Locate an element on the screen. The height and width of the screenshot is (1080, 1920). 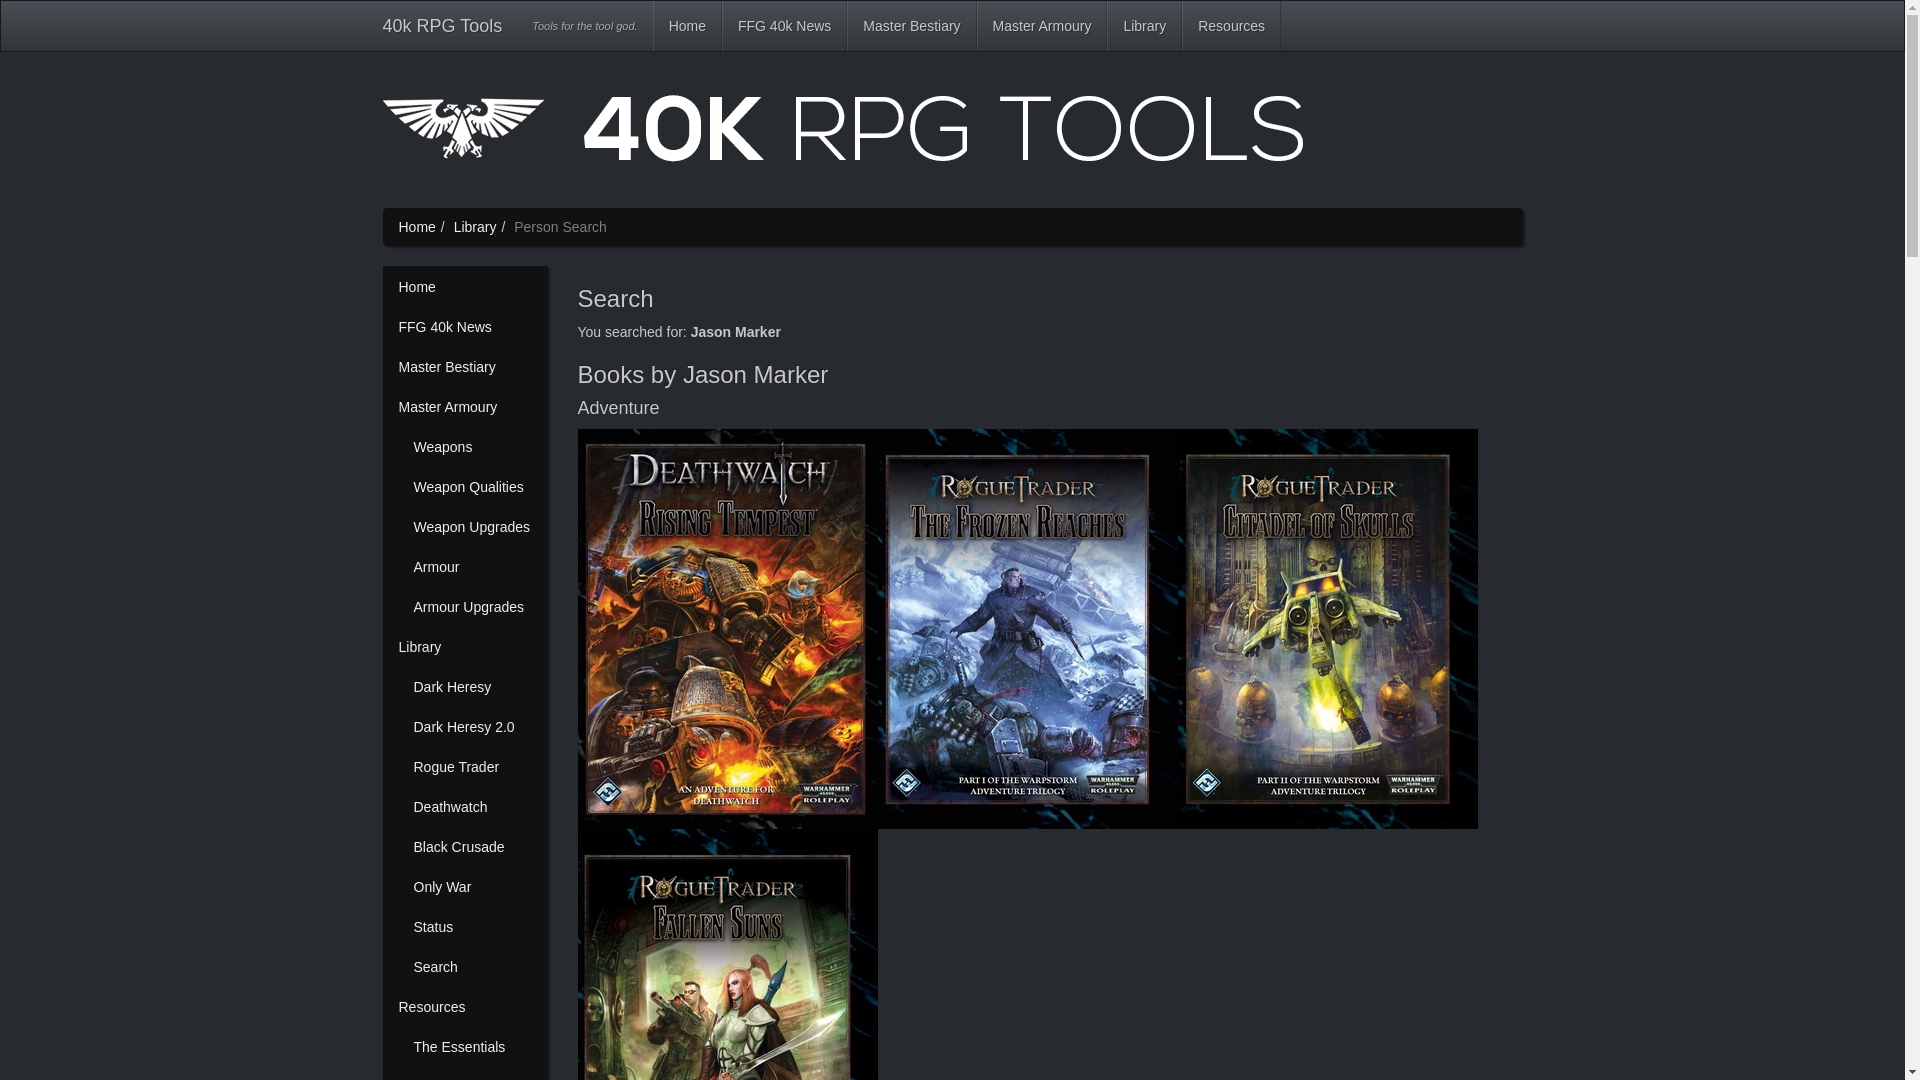
'Status' is located at coordinates (398, 926).